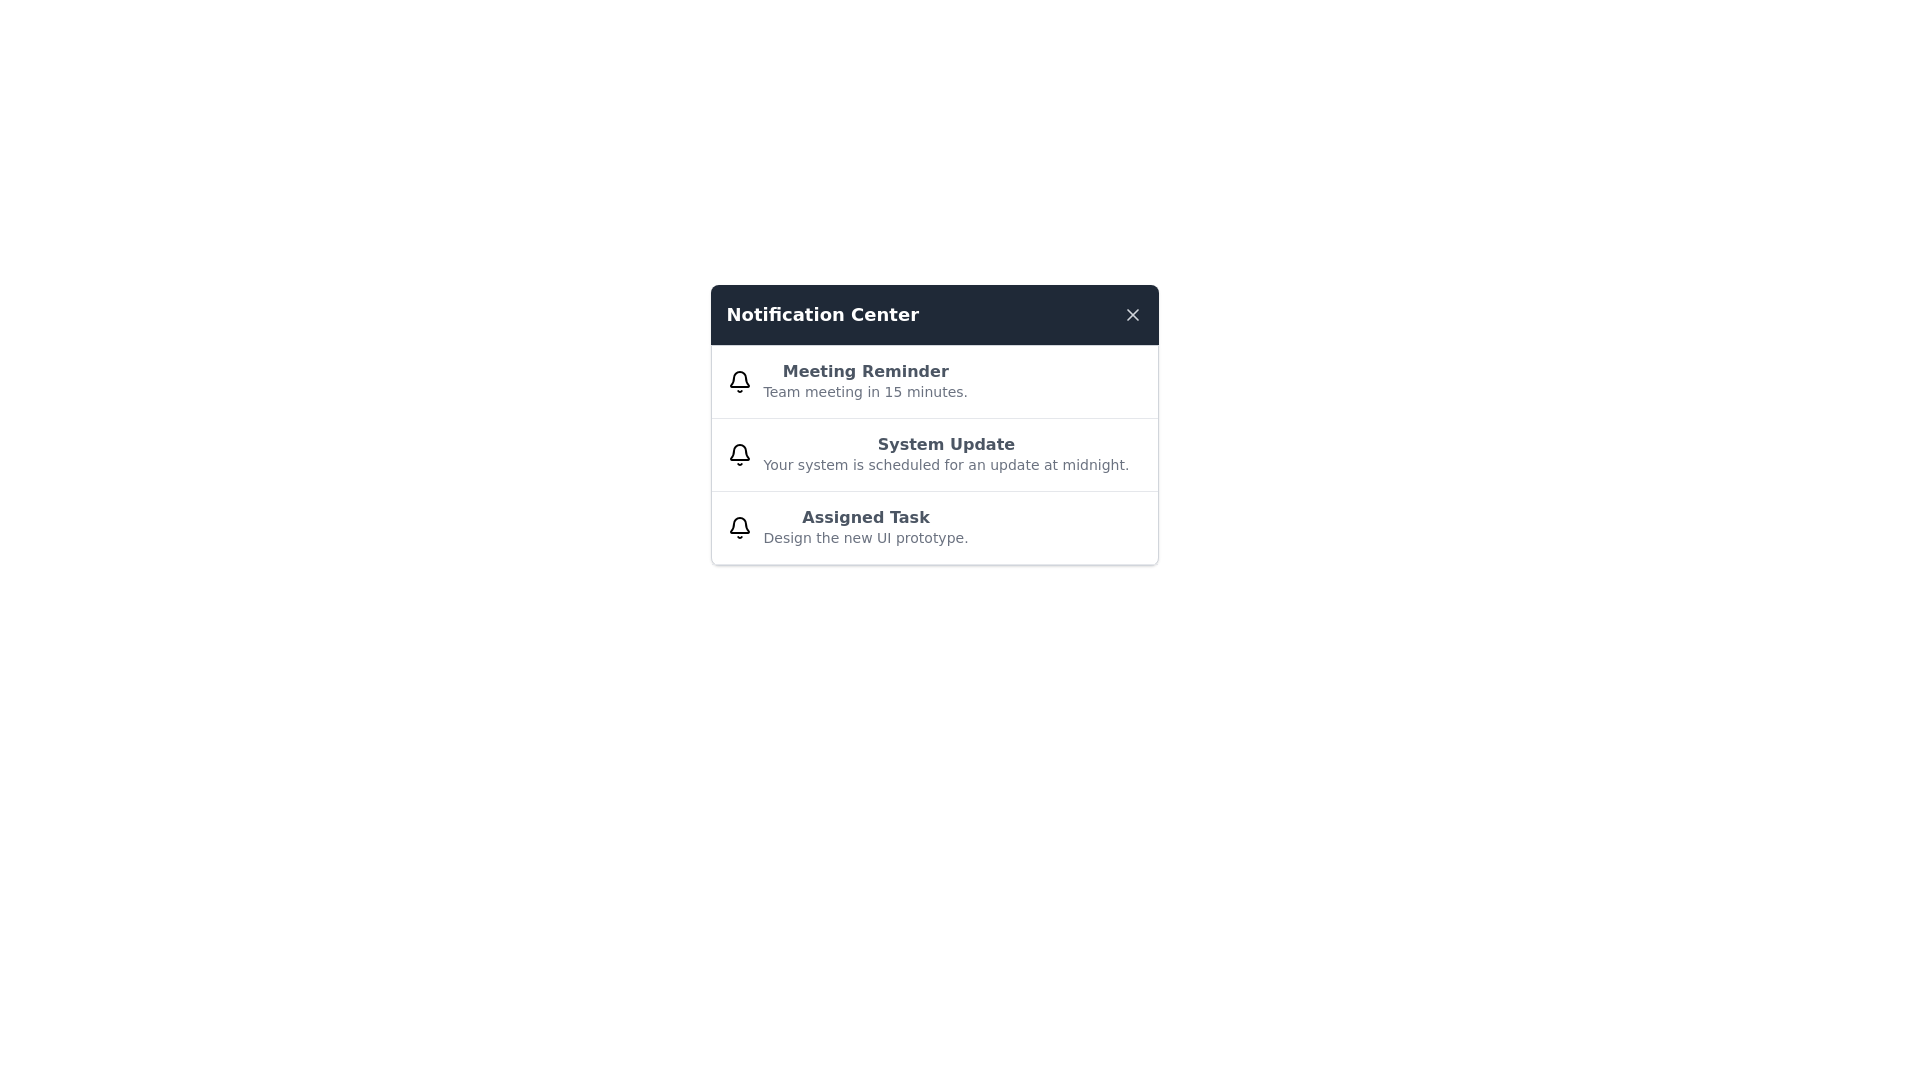 This screenshot has width=1920, height=1080. What do you see at coordinates (1132, 315) in the screenshot?
I see `the close button for the Notification Center interface, which is located to the right of the 'Notification Center' text label in the dark-gray header` at bounding box center [1132, 315].